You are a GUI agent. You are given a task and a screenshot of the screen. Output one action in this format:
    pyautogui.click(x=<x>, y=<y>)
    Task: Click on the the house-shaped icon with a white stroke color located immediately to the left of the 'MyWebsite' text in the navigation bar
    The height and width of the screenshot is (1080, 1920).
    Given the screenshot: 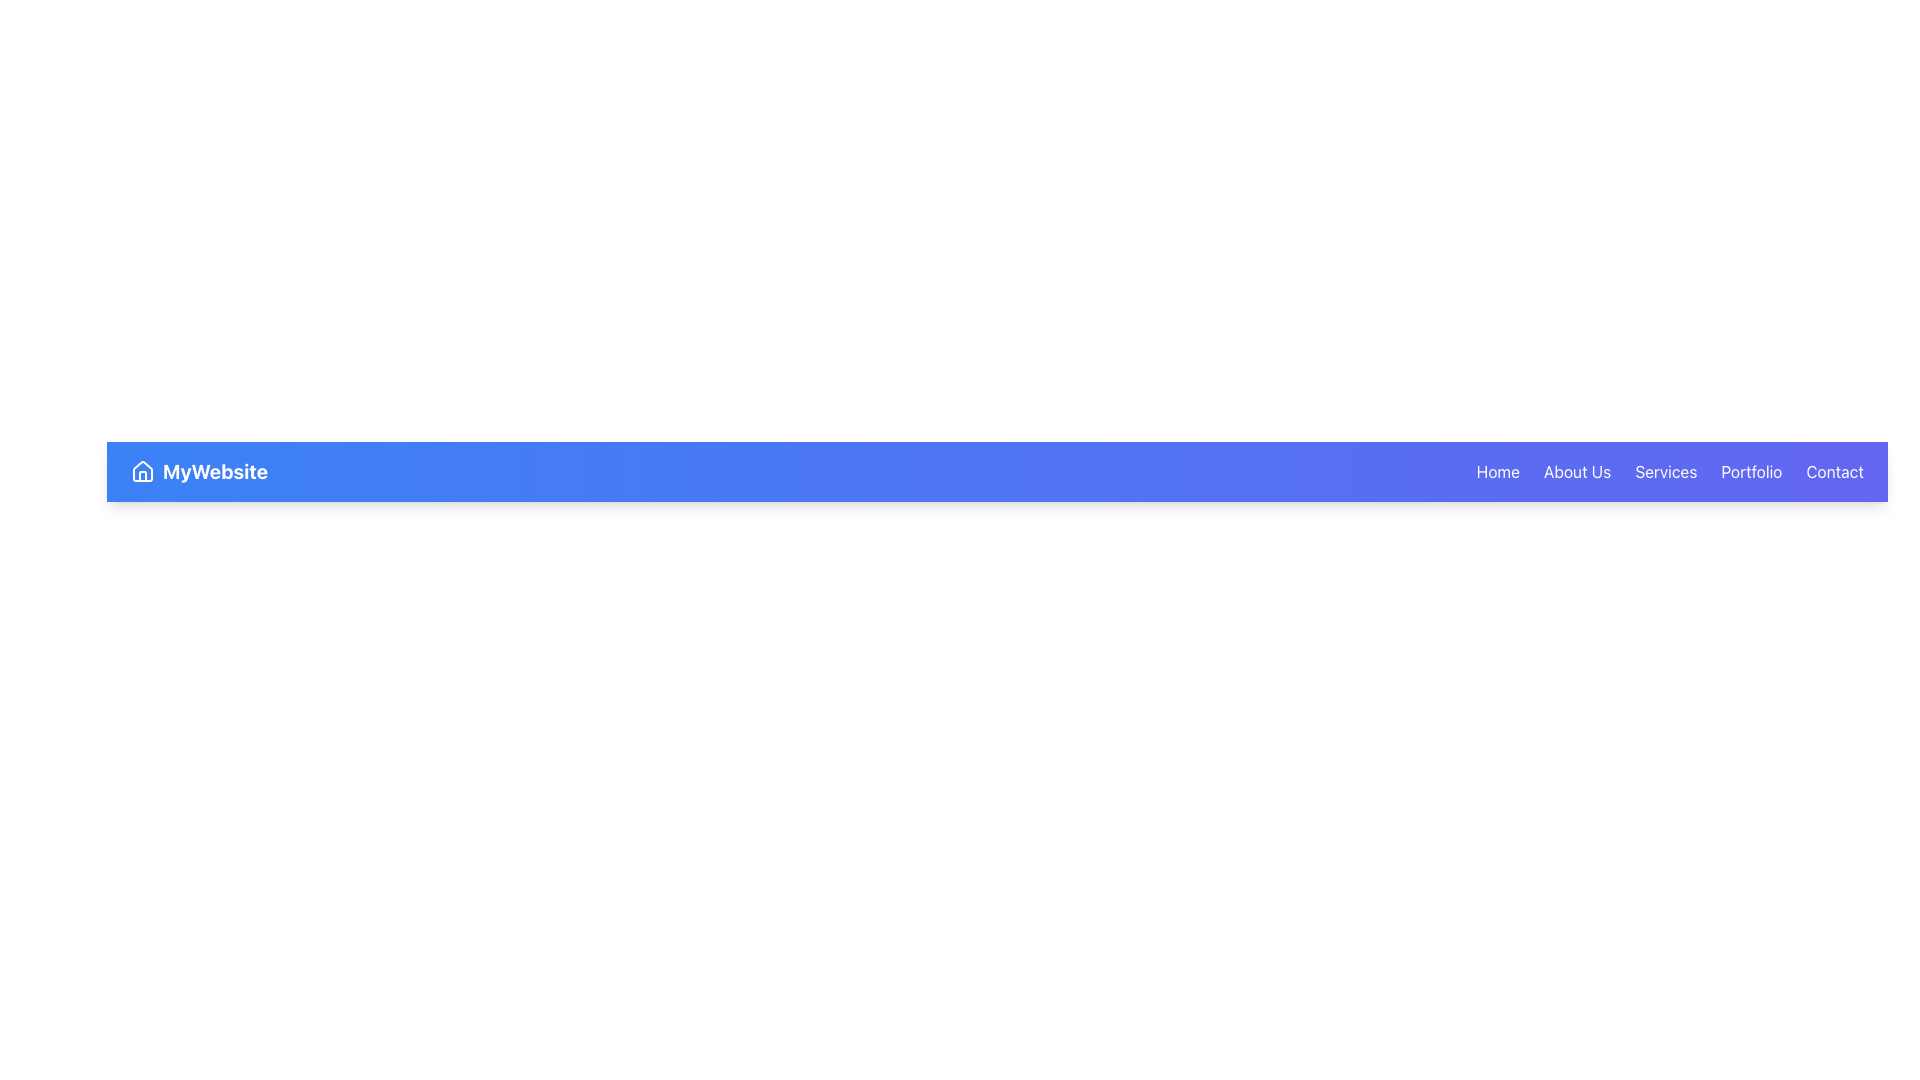 What is the action you would take?
    pyautogui.click(x=142, y=471)
    